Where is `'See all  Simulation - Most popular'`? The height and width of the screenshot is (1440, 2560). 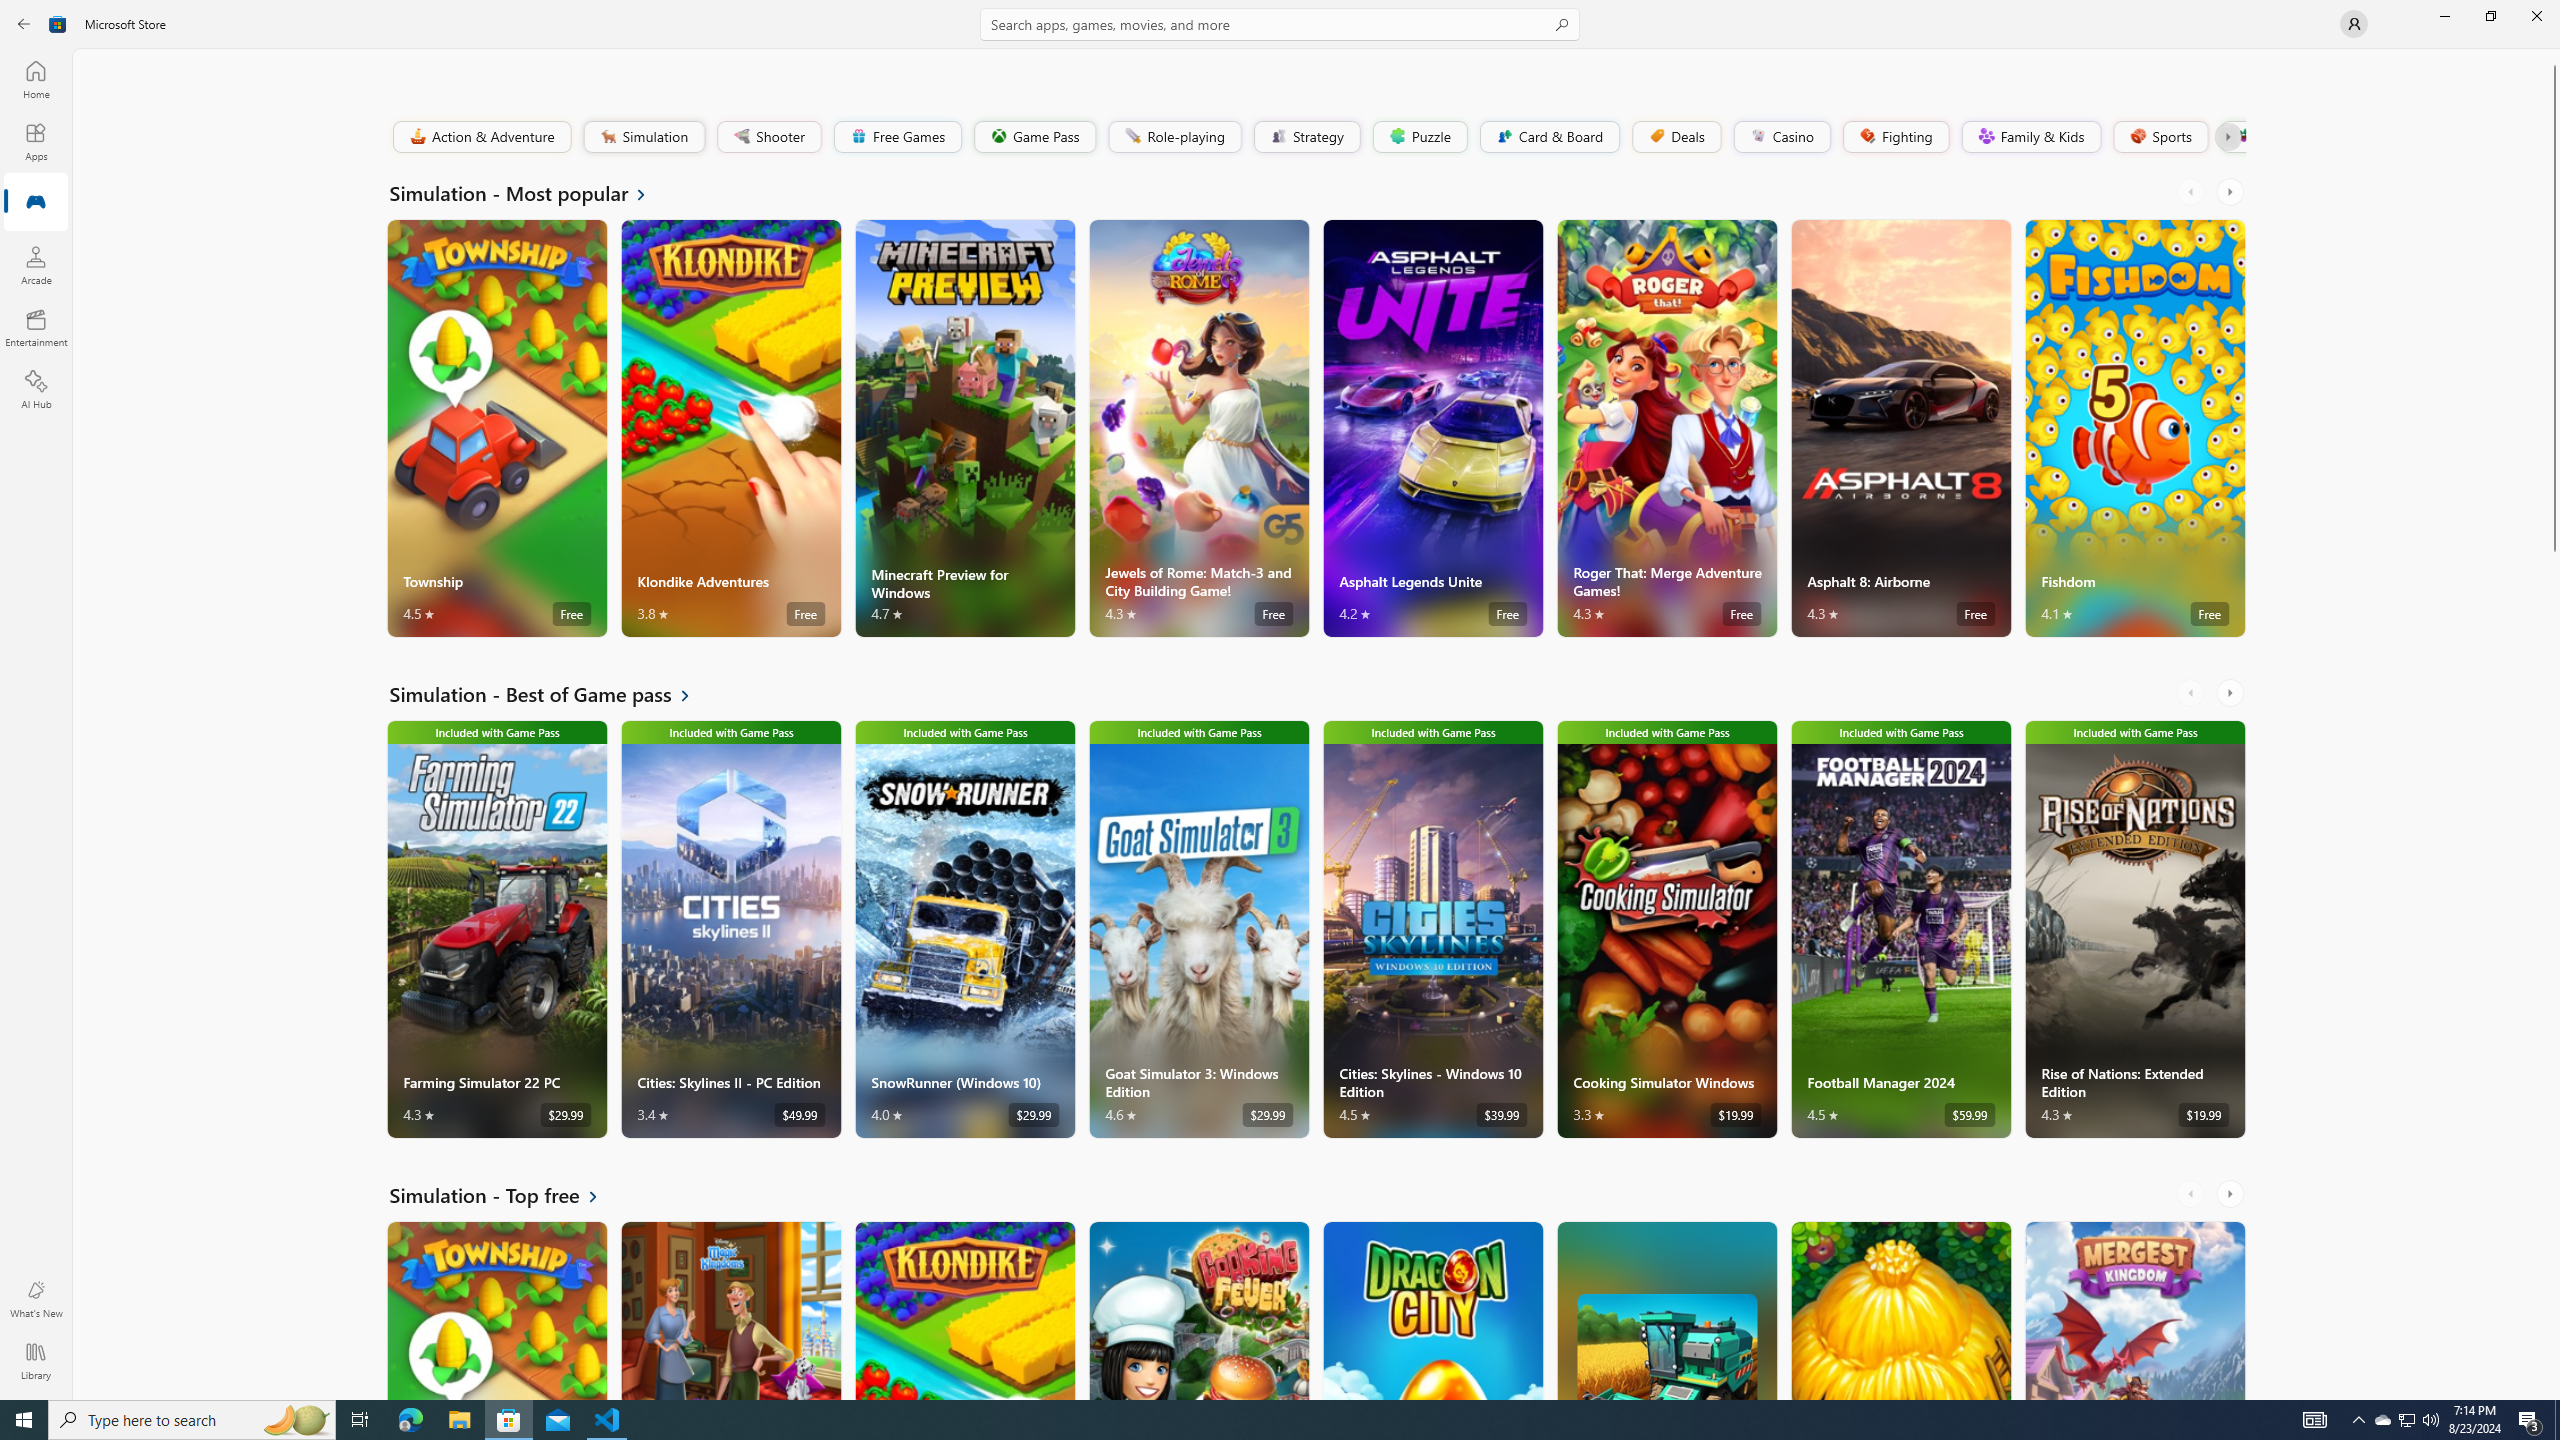 'See all  Simulation - Most popular' is located at coordinates (529, 191).